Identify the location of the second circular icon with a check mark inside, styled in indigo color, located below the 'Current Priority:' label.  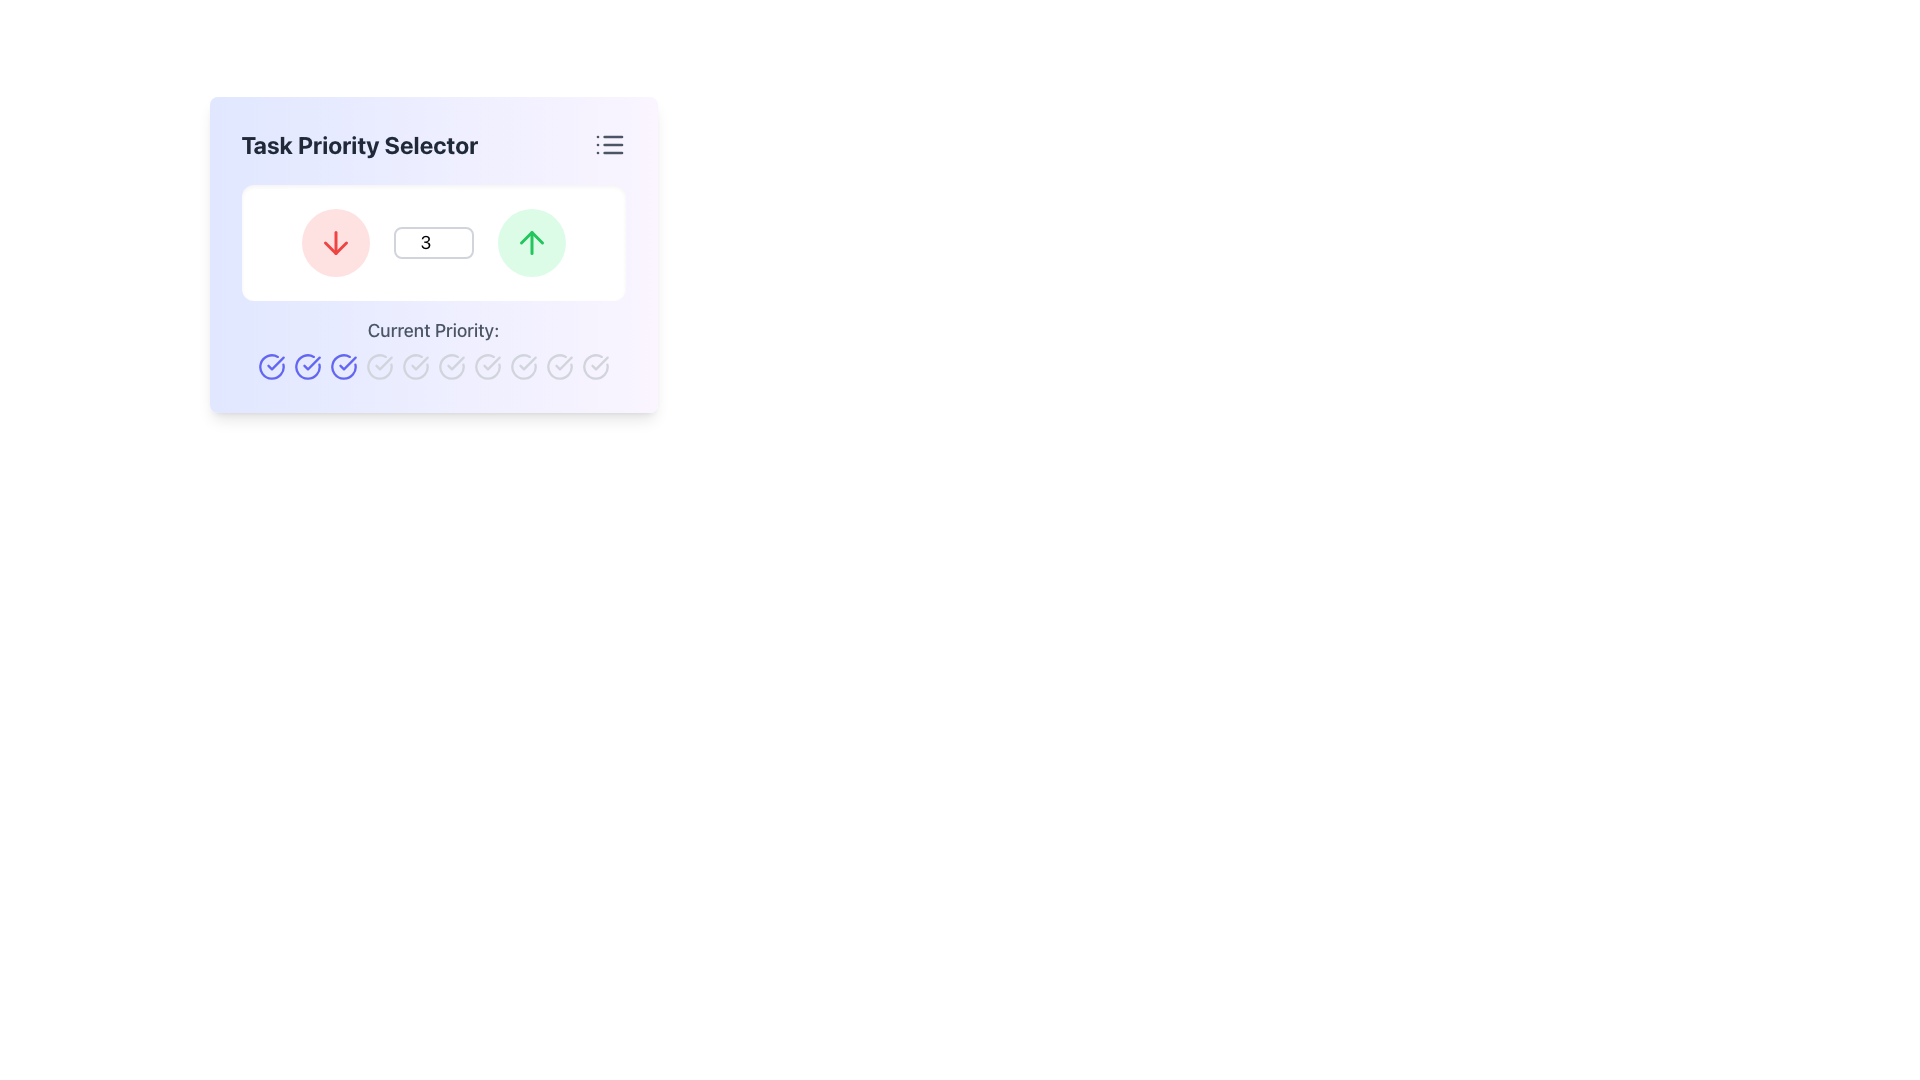
(270, 366).